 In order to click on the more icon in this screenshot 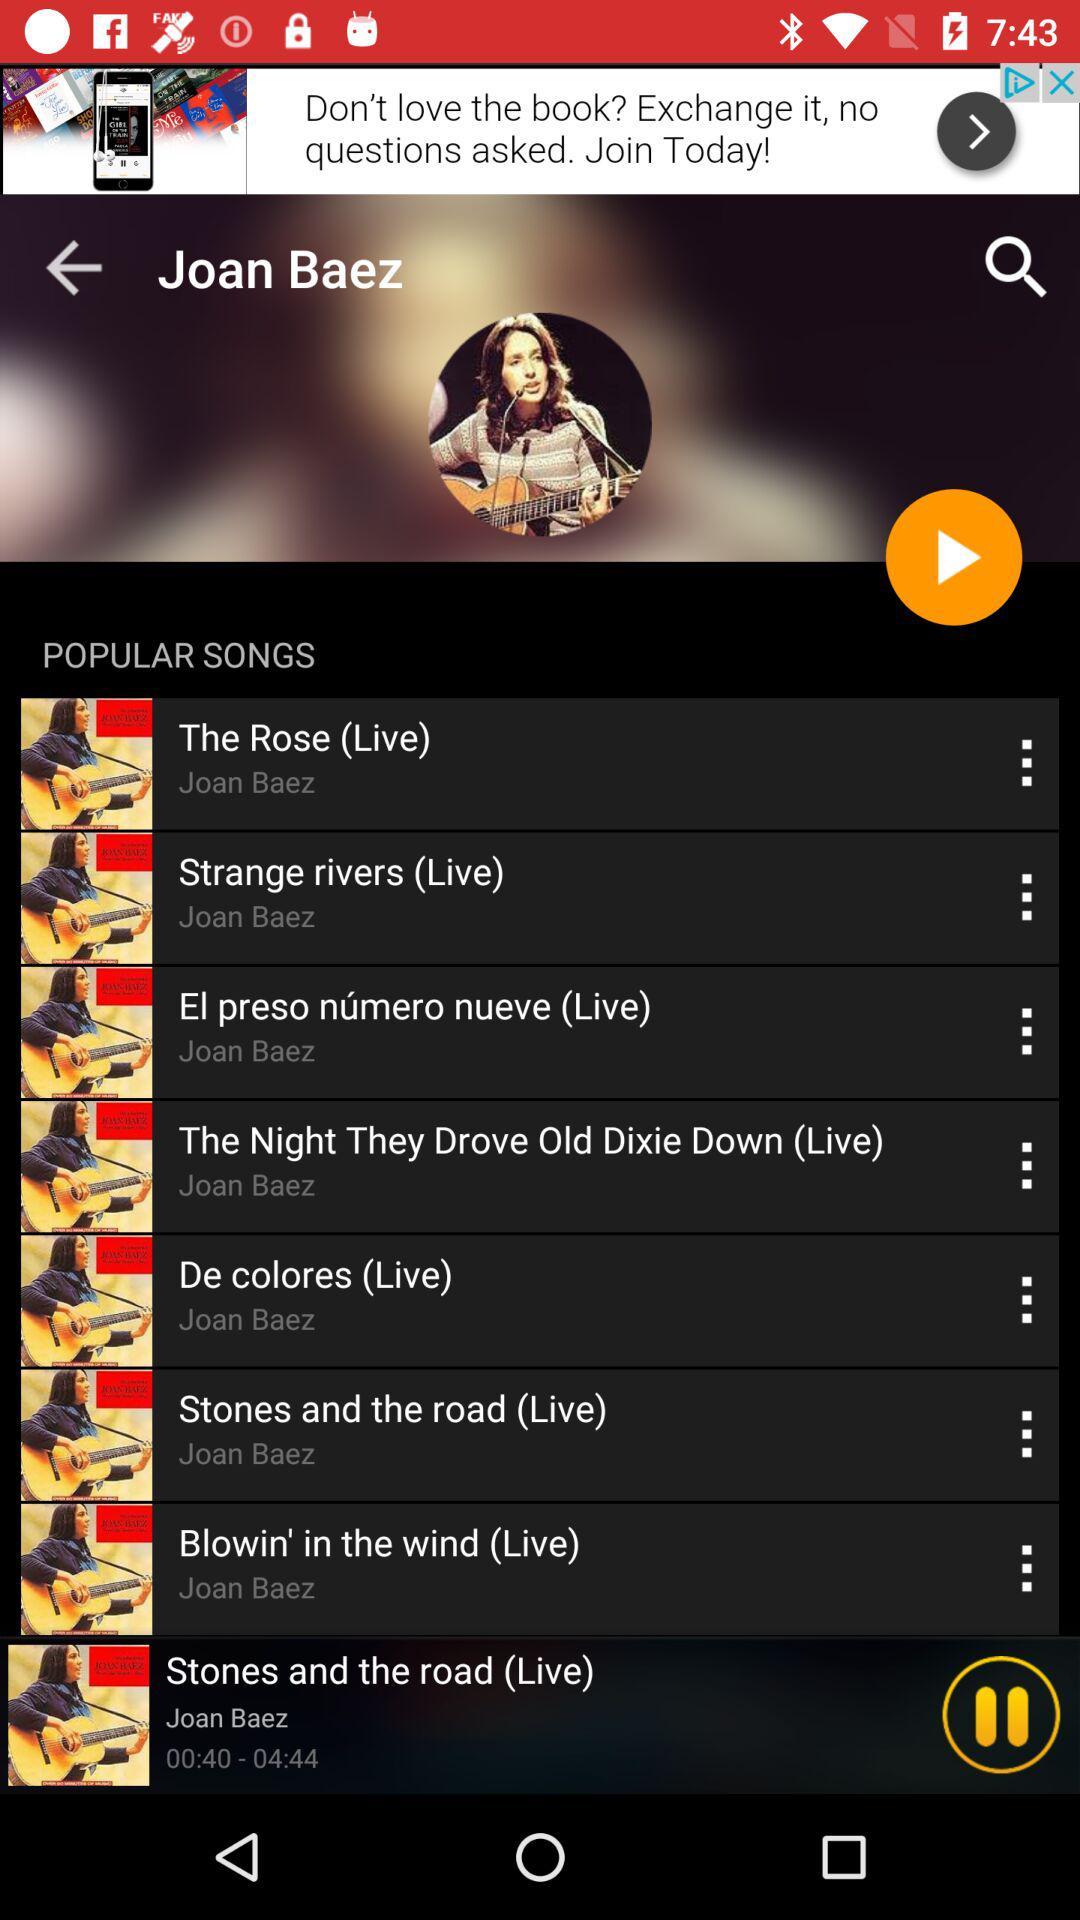, I will do `click(1027, 1433)`.